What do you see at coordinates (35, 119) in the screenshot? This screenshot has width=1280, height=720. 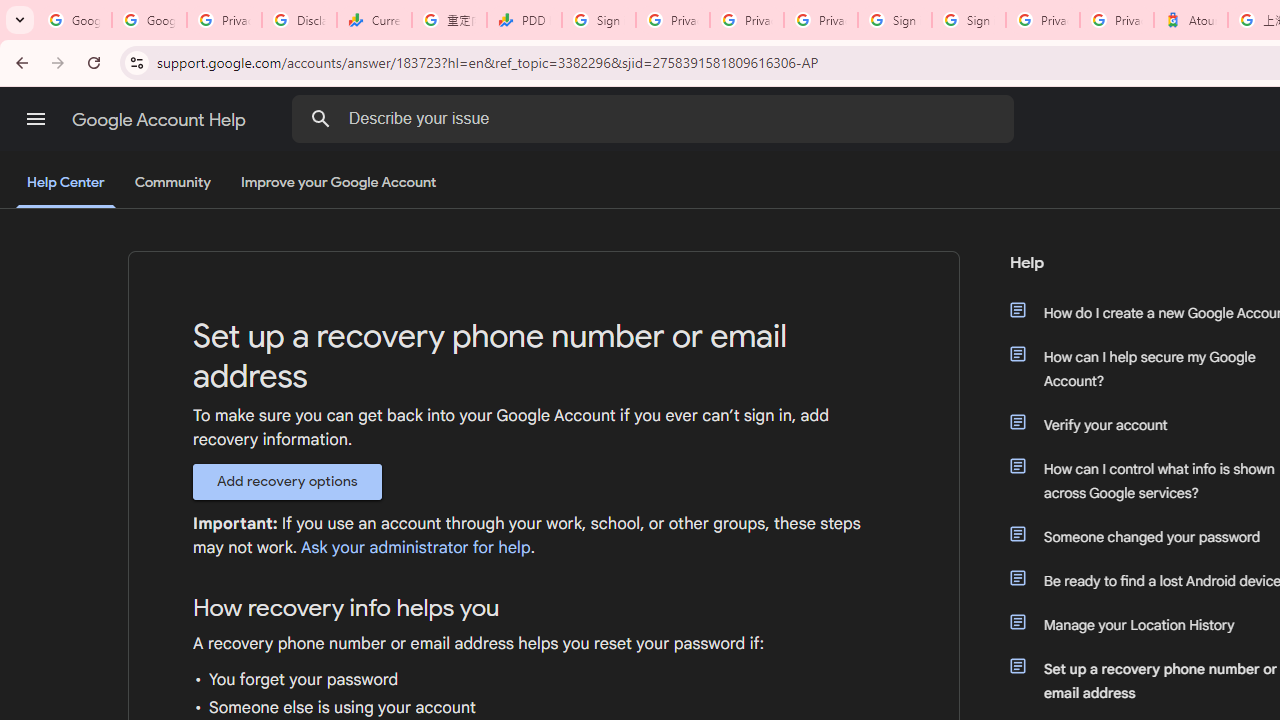 I see `'Main menu'` at bounding box center [35, 119].